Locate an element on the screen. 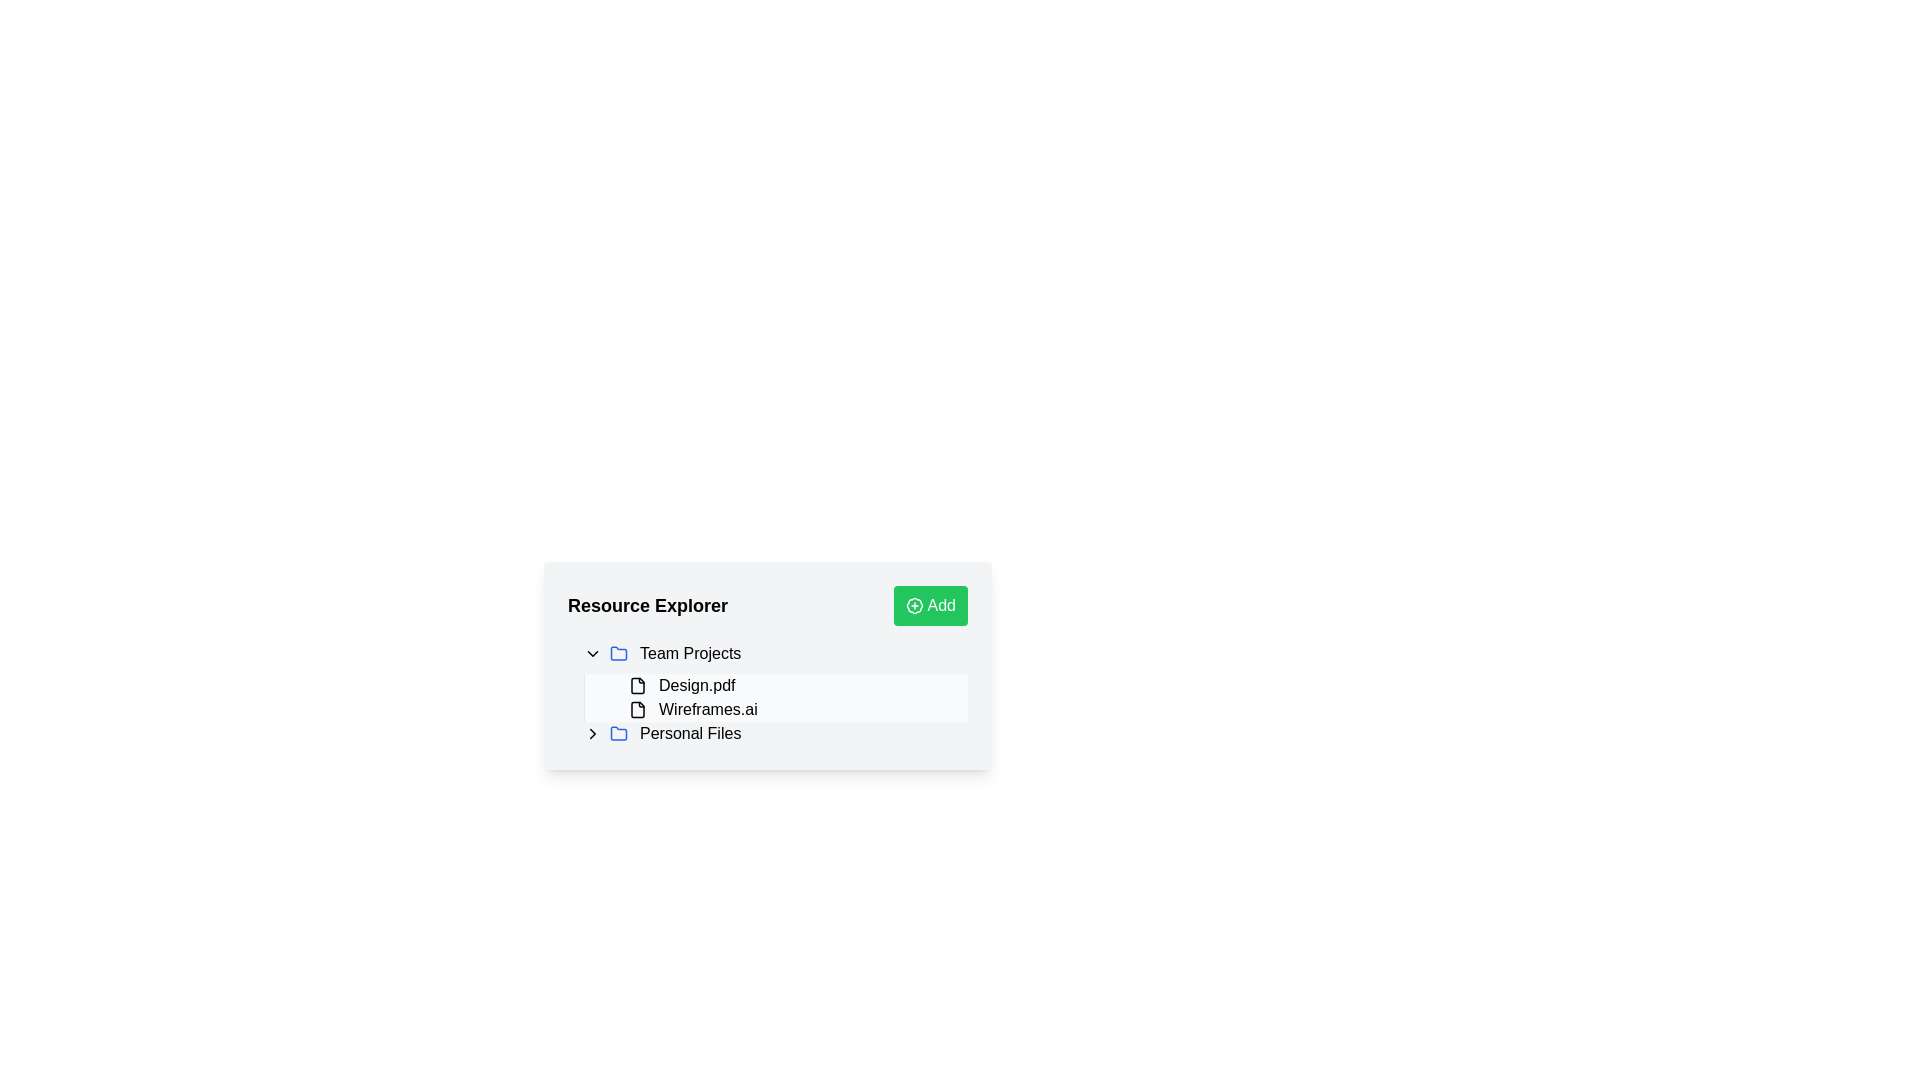 The width and height of the screenshot is (1920, 1080). the PDF document icon representing 'Design.pdf' within the 'Team Projects' section of the file explorer interface is located at coordinates (637, 685).